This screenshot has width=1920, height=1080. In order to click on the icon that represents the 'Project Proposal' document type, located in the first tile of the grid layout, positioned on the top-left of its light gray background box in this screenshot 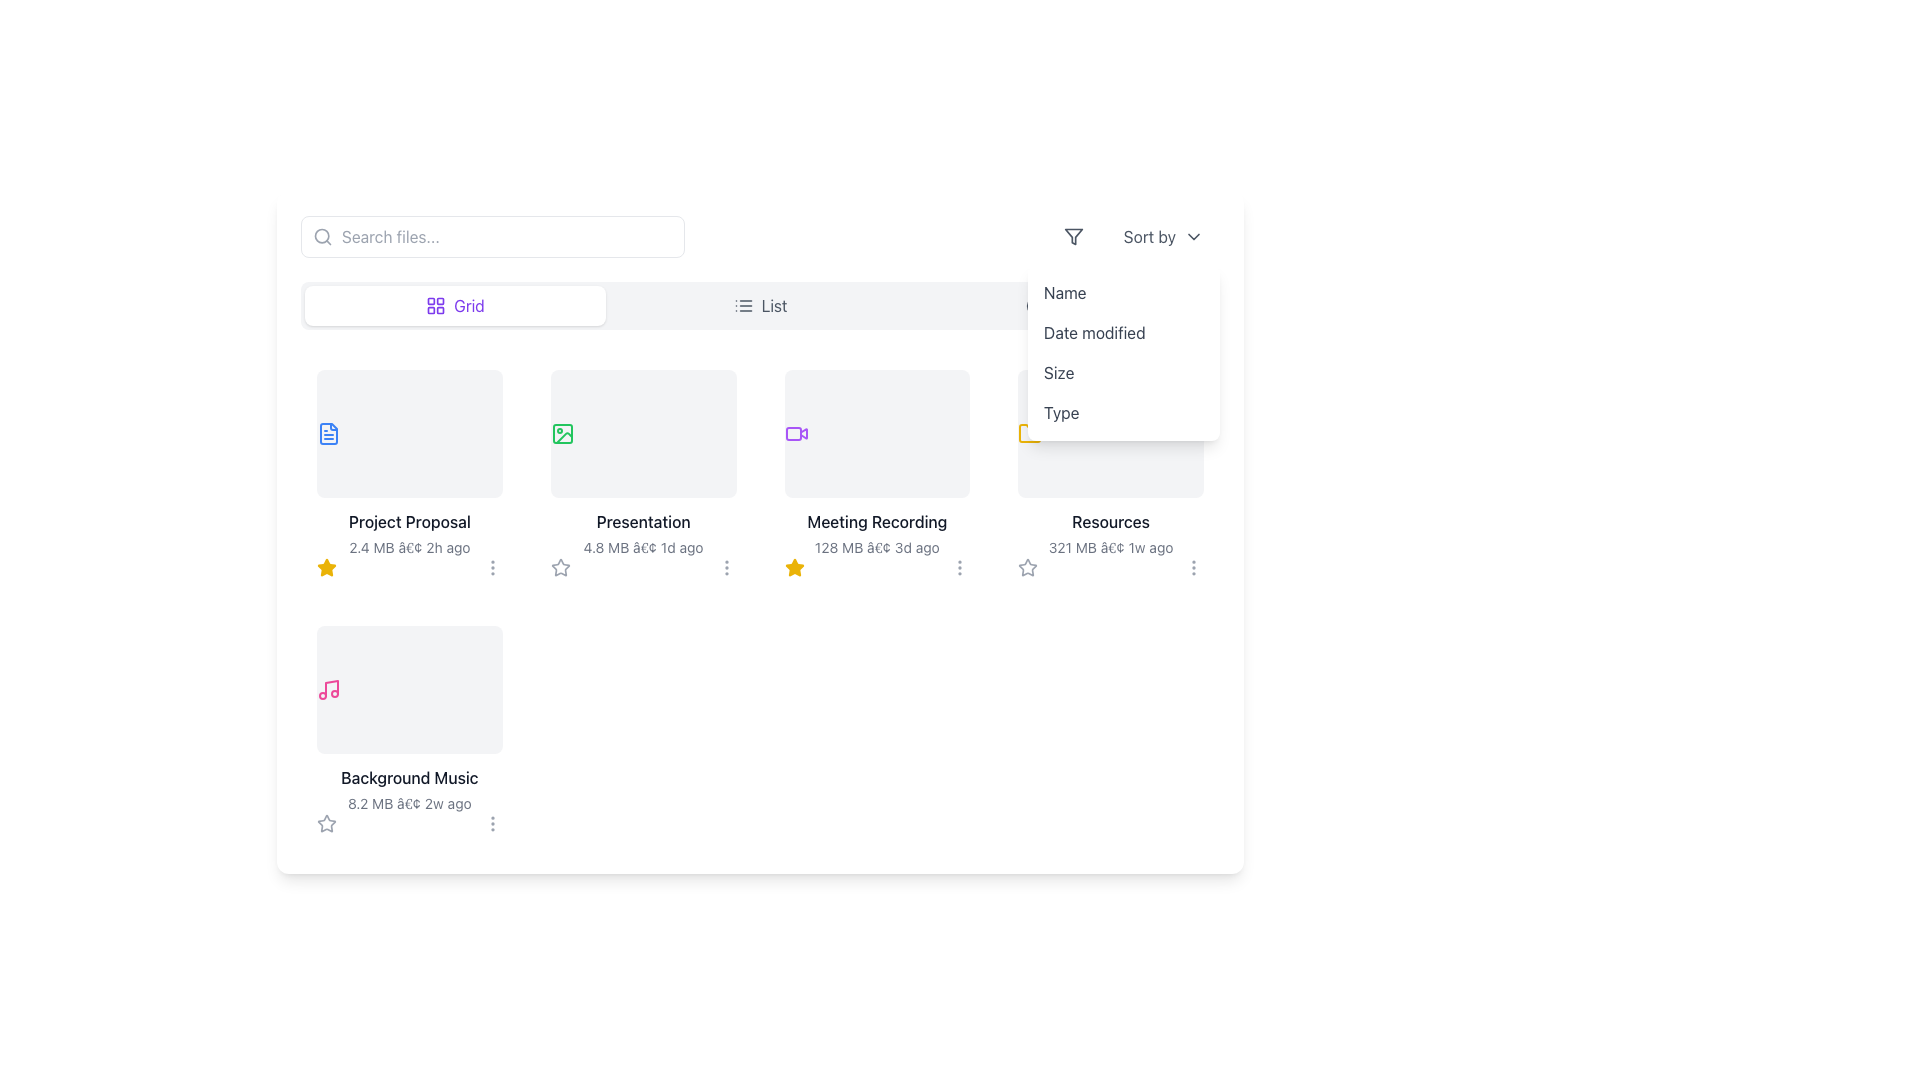, I will do `click(329, 433)`.